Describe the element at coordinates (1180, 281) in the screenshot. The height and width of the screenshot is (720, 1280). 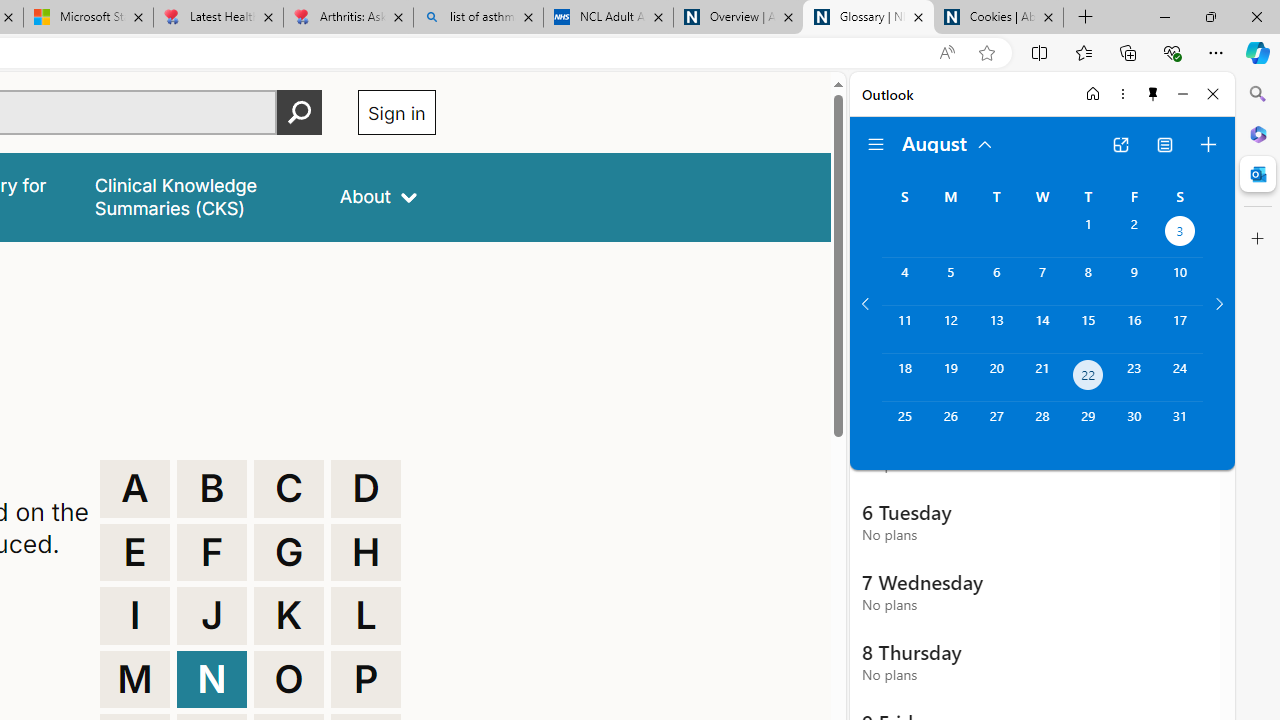
I see `'Saturday, August 10, 2024. '` at that location.